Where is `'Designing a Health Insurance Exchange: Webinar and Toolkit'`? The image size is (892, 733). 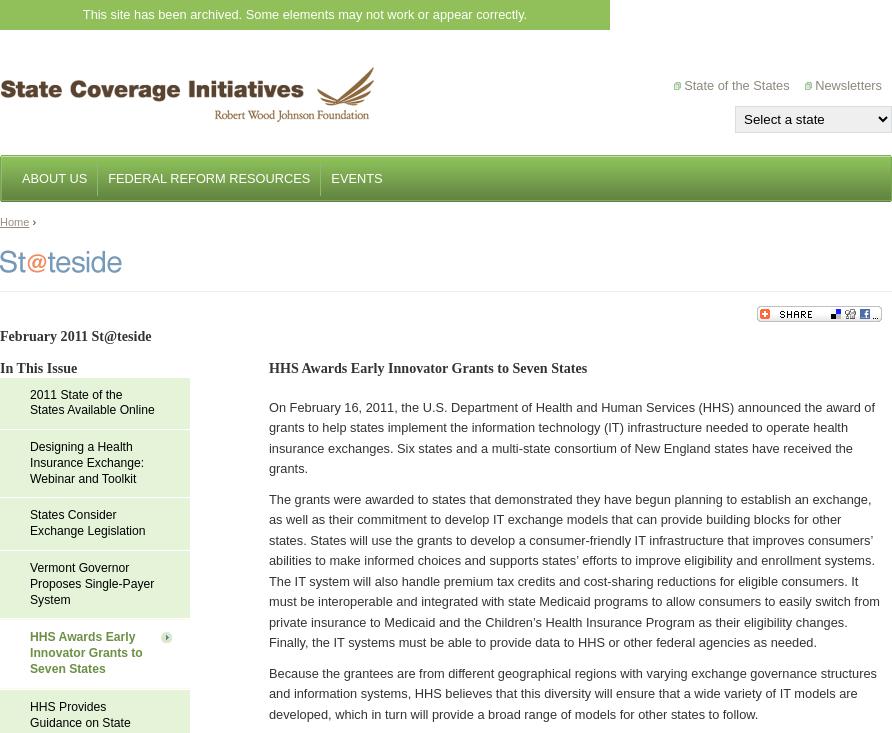 'Designing a Health Insurance Exchange: Webinar and Toolkit' is located at coordinates (86, 461).